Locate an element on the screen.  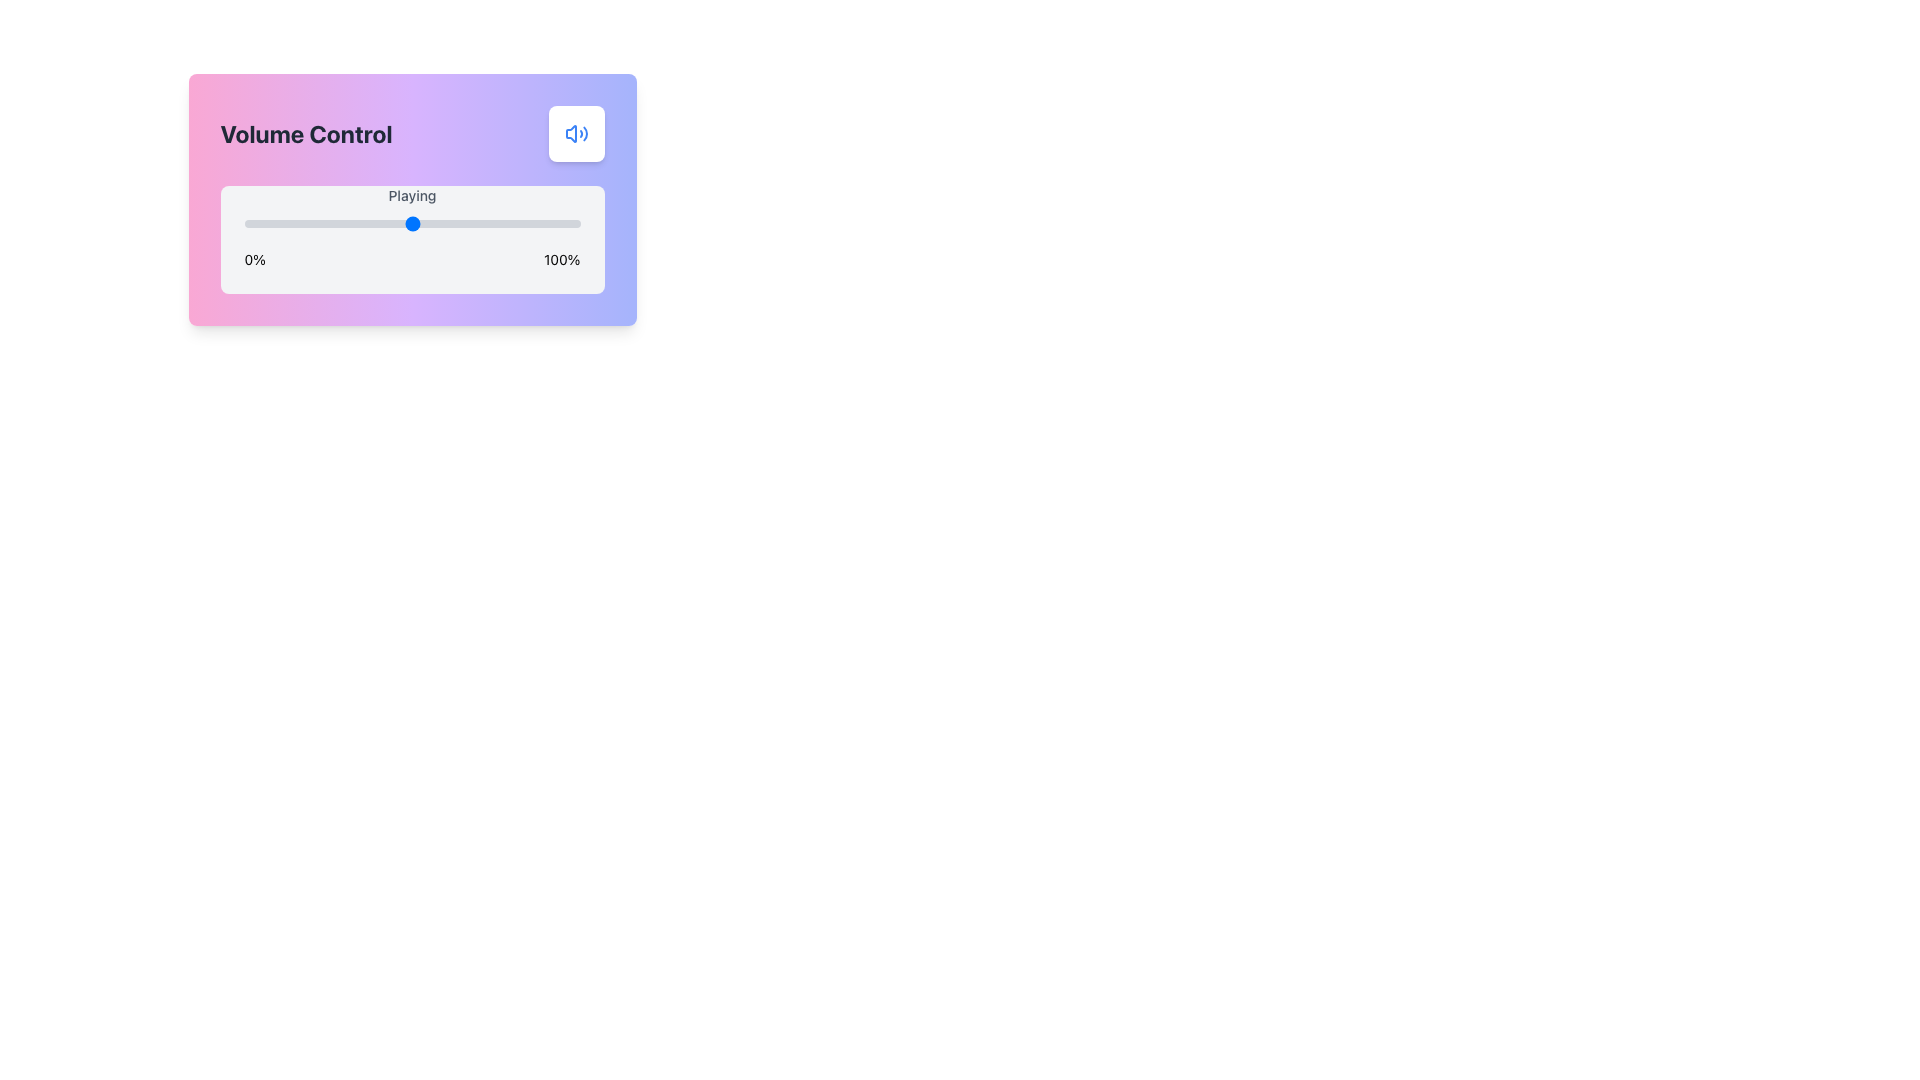
the sound control icon located at the top right corner of the audio control card, which serves to adjust volume or toggle sound on/off is located at coordinates (575, 134).